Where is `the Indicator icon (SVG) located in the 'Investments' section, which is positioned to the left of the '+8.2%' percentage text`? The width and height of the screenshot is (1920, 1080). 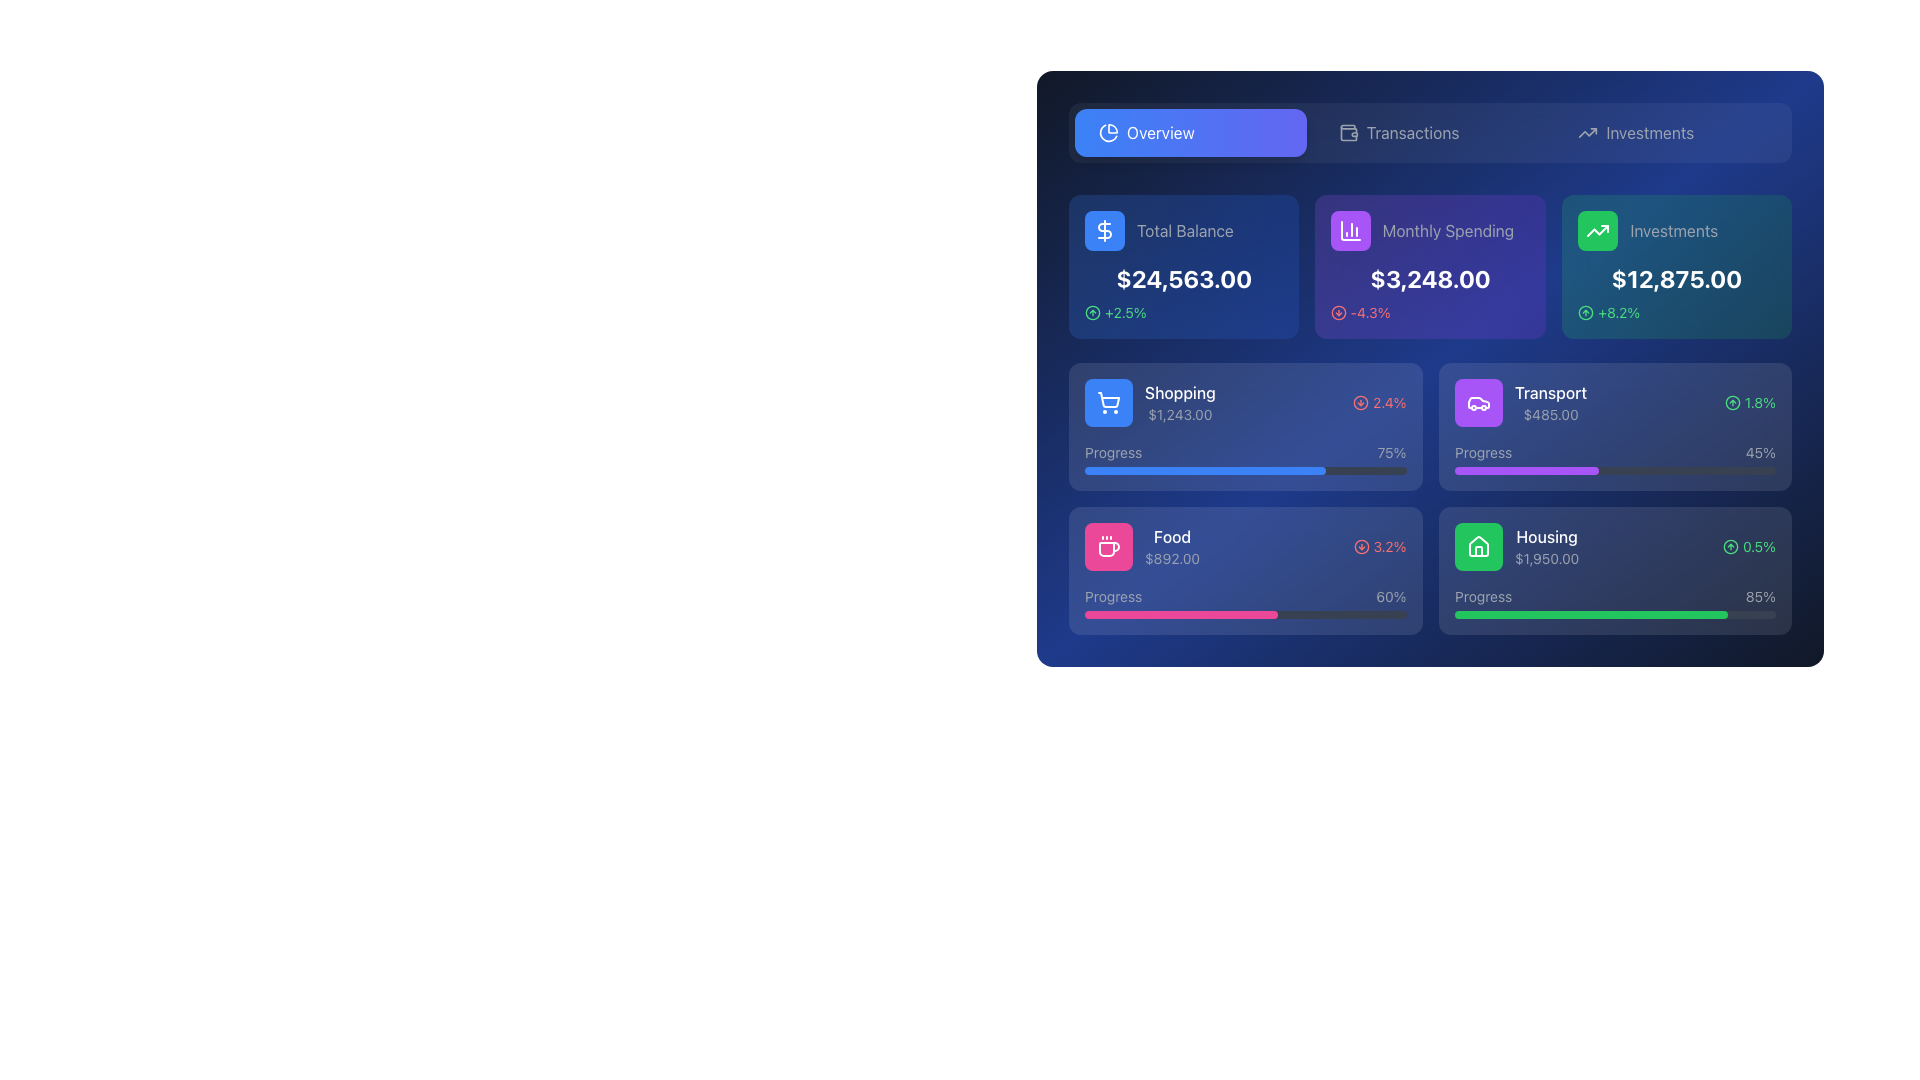 the Indicator icon (SVG) located in the 'Investments' section, which is positioned to the left of the '+8.2%' percentage text is located at coordinates (1584, 312).